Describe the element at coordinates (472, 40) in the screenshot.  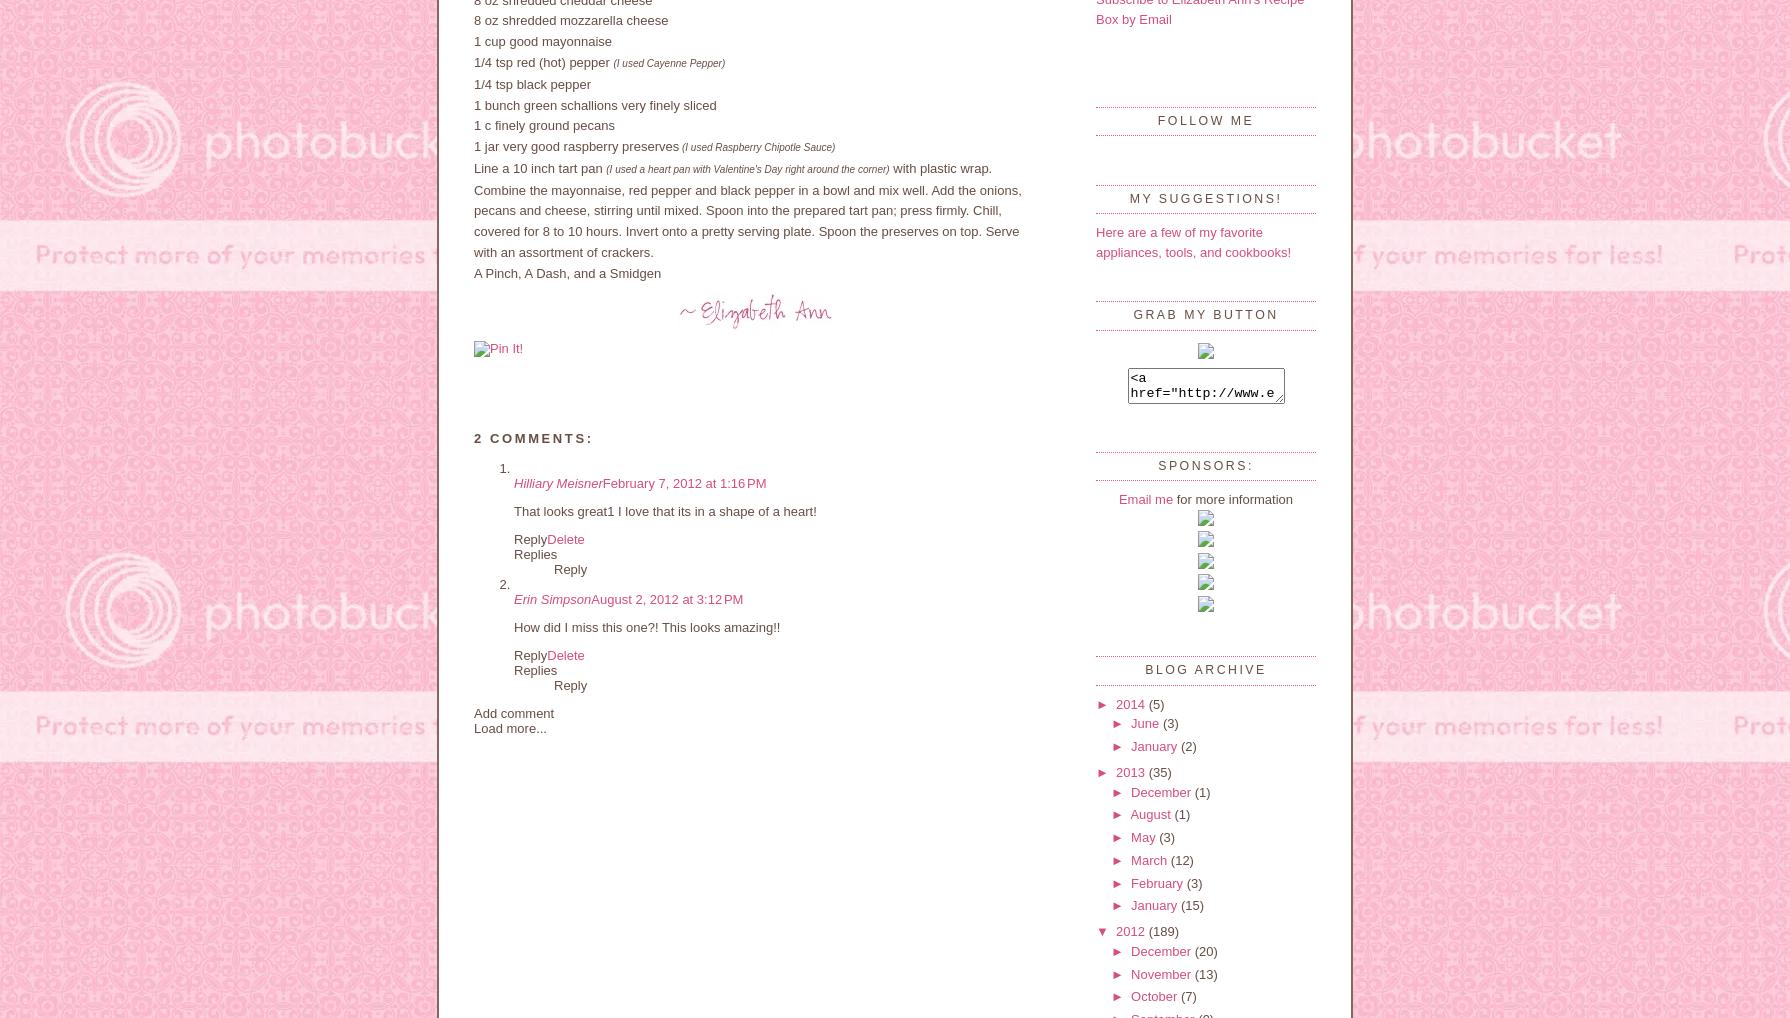
I see `'1 cup good mayonnaise'` at that location.